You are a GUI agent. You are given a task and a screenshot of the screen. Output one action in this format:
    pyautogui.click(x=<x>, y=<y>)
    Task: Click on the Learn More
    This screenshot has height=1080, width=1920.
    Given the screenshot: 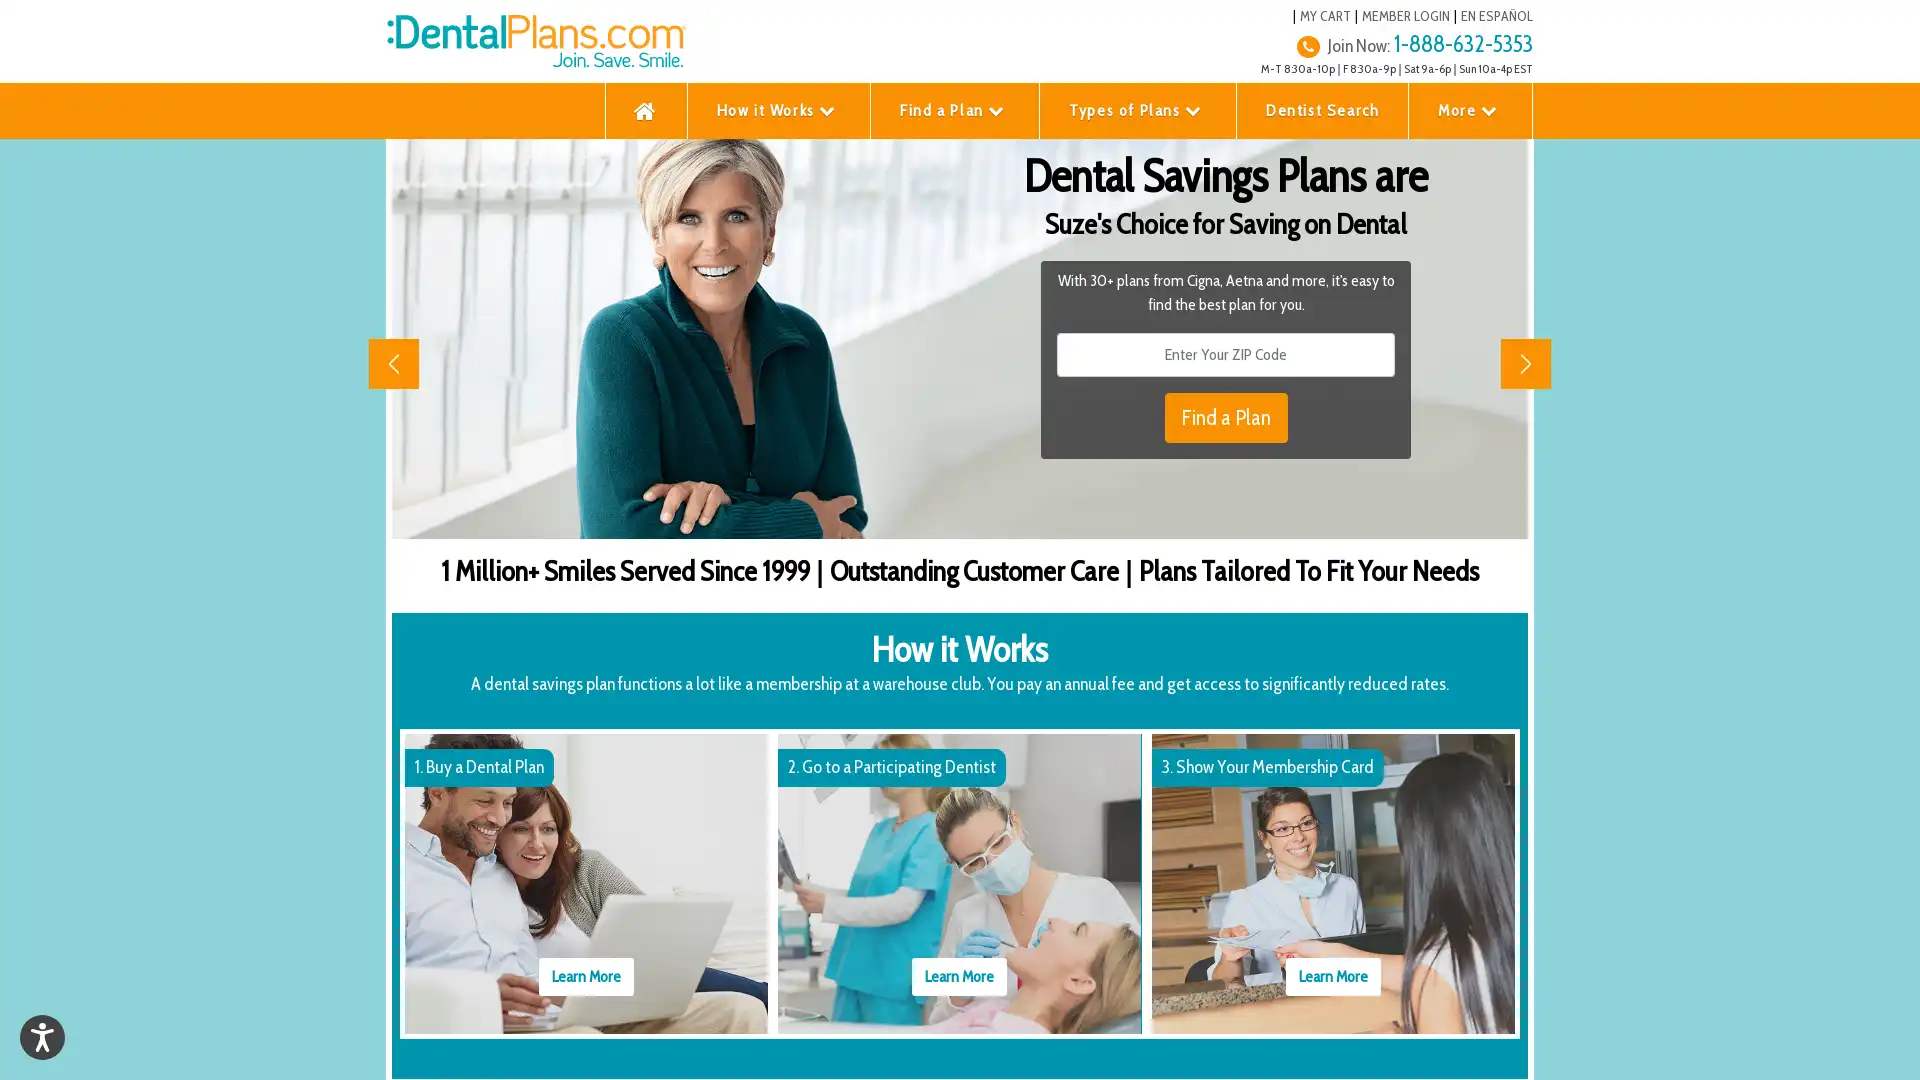 What is the action you would take?
    pyautogui.click(x=958, y=974)
    